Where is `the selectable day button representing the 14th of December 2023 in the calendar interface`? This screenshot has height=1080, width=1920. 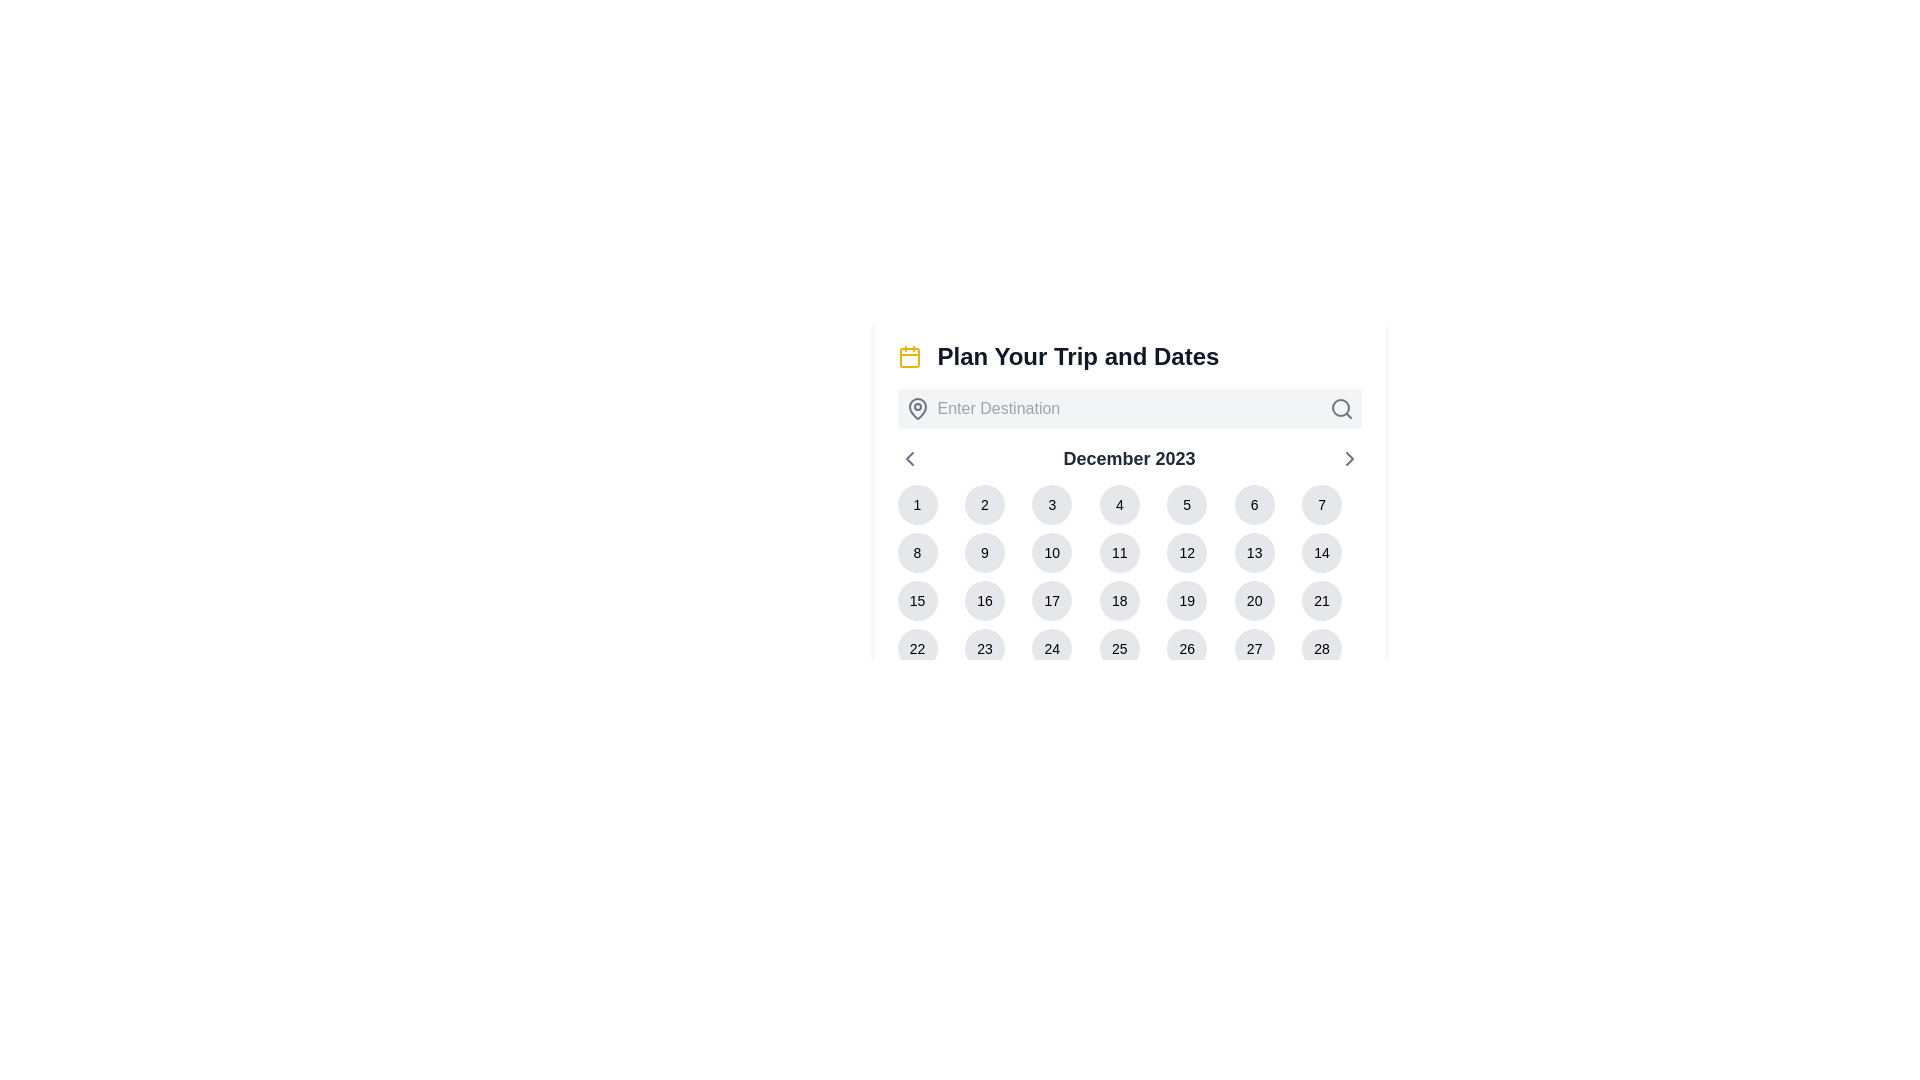
the selectable day button representing the 14th of December 2023 in the calendar interface is located at coordinates (1322, 552).